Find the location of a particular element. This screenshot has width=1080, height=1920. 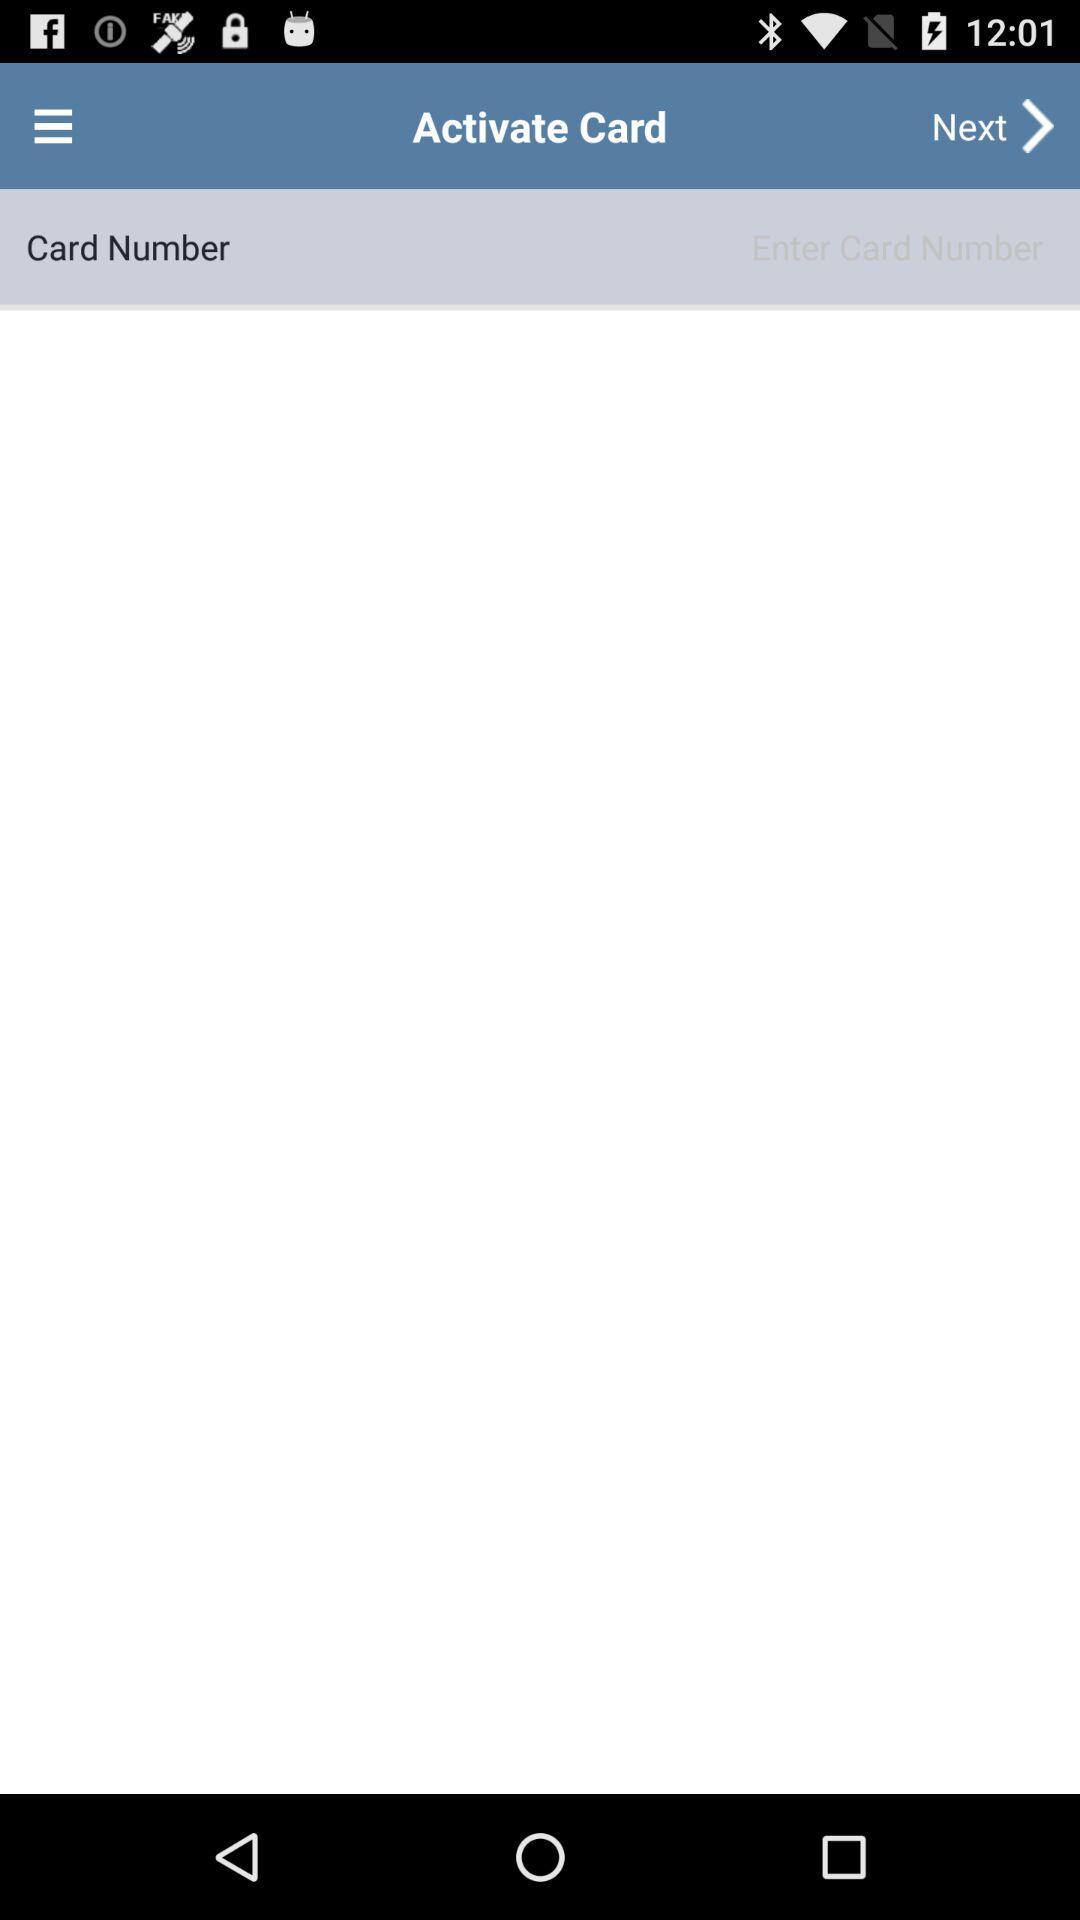

the item to the right of card number item is located at coordinates (641, 245).